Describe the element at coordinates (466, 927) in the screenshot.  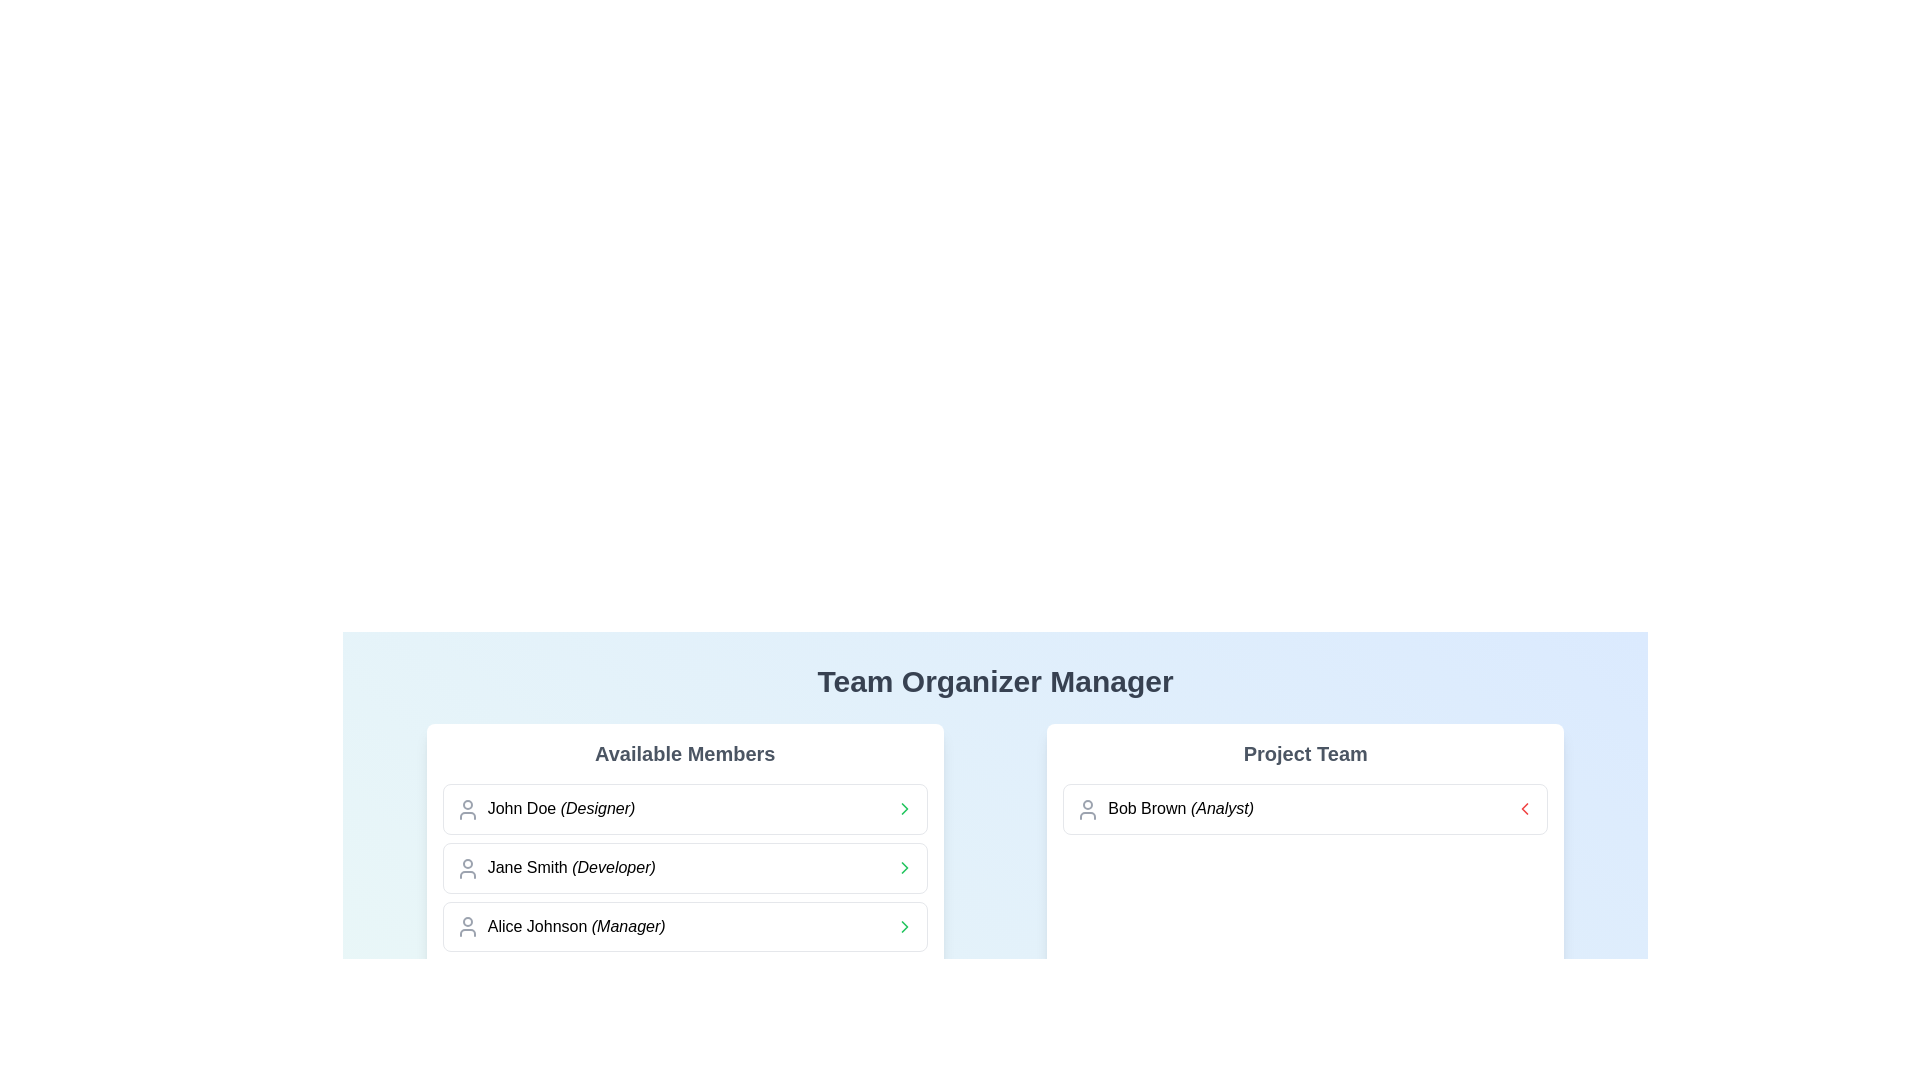
I see `the small gray user icon representing 'Alice Johnson (Manager)' located in the third row of the 'Available Members' list` at that location.